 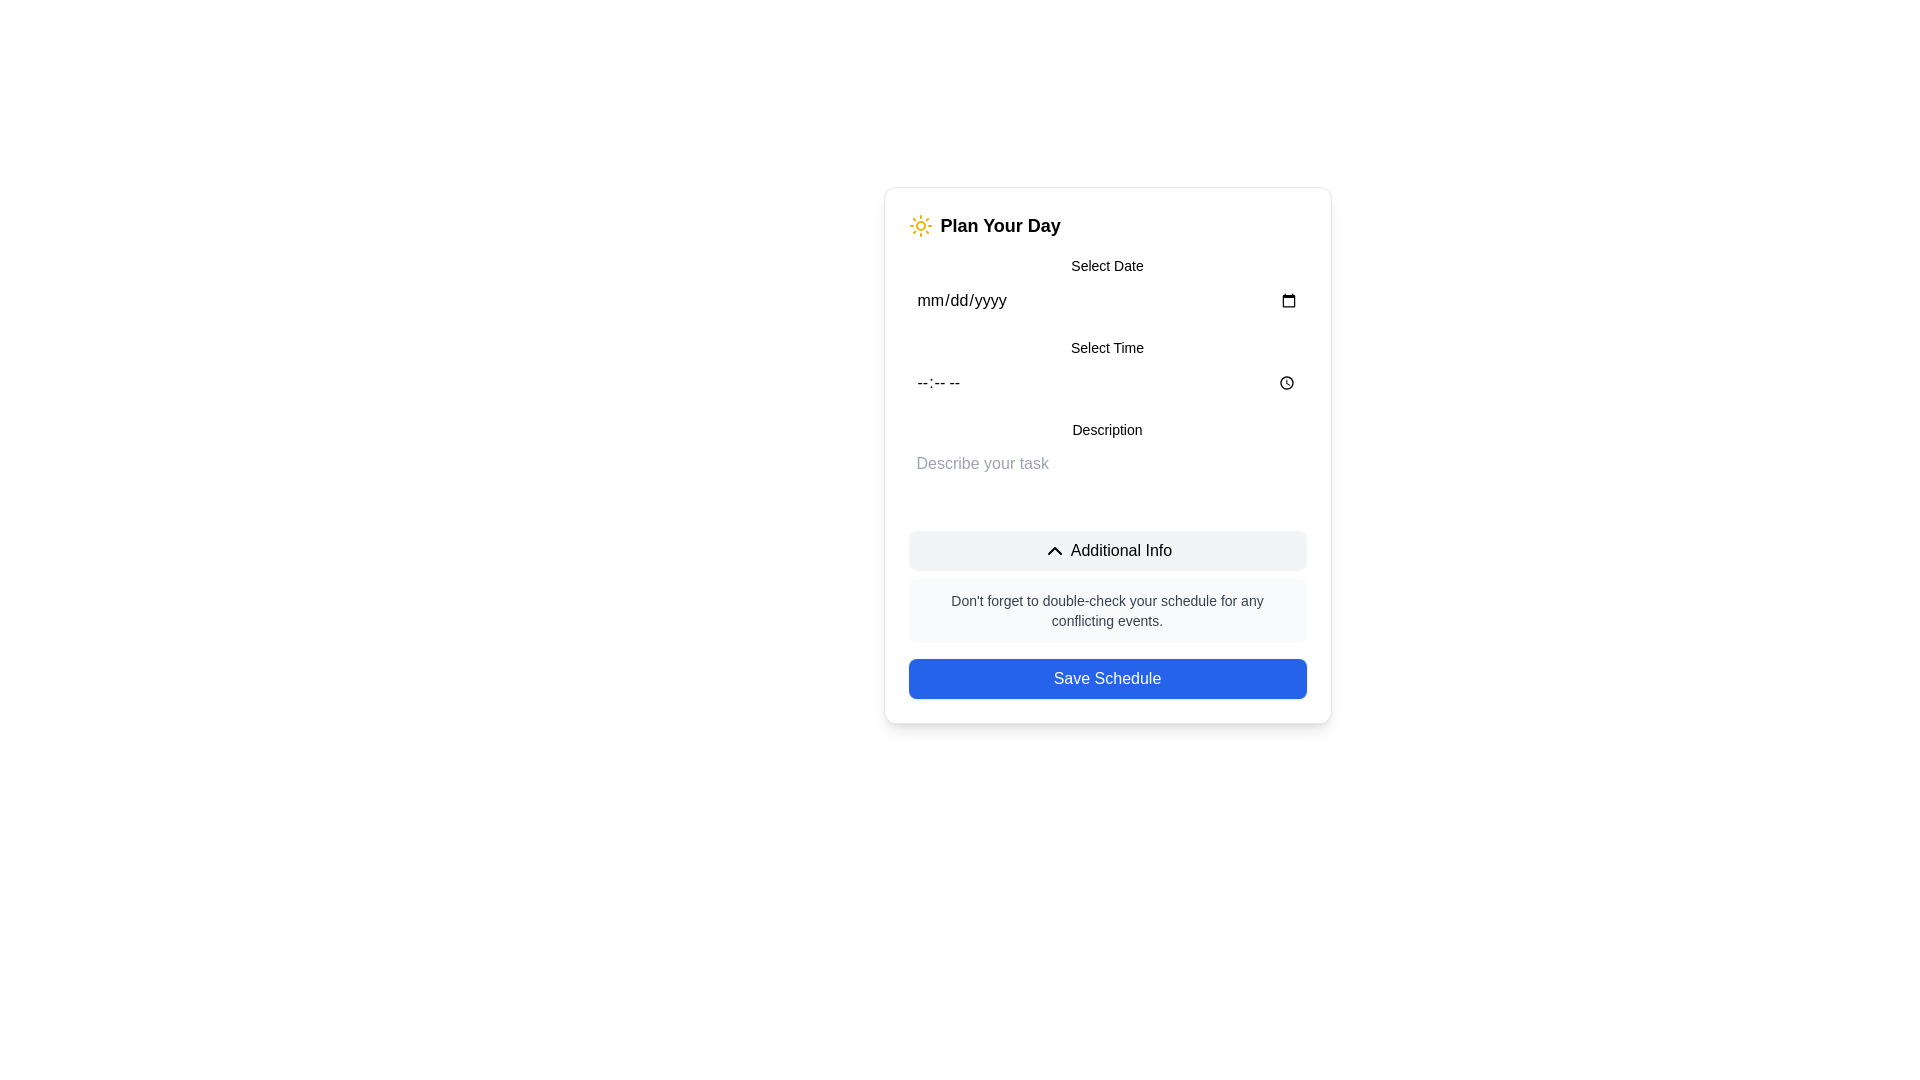 What do you see at coordinates (1106, 551) in the screenshot?
I see `the 'Additional Info' button, which features an upward-pointing chevron icon and a light gray background, located in the center-bottom area of a card layout` at bounding box center [1106, 551].